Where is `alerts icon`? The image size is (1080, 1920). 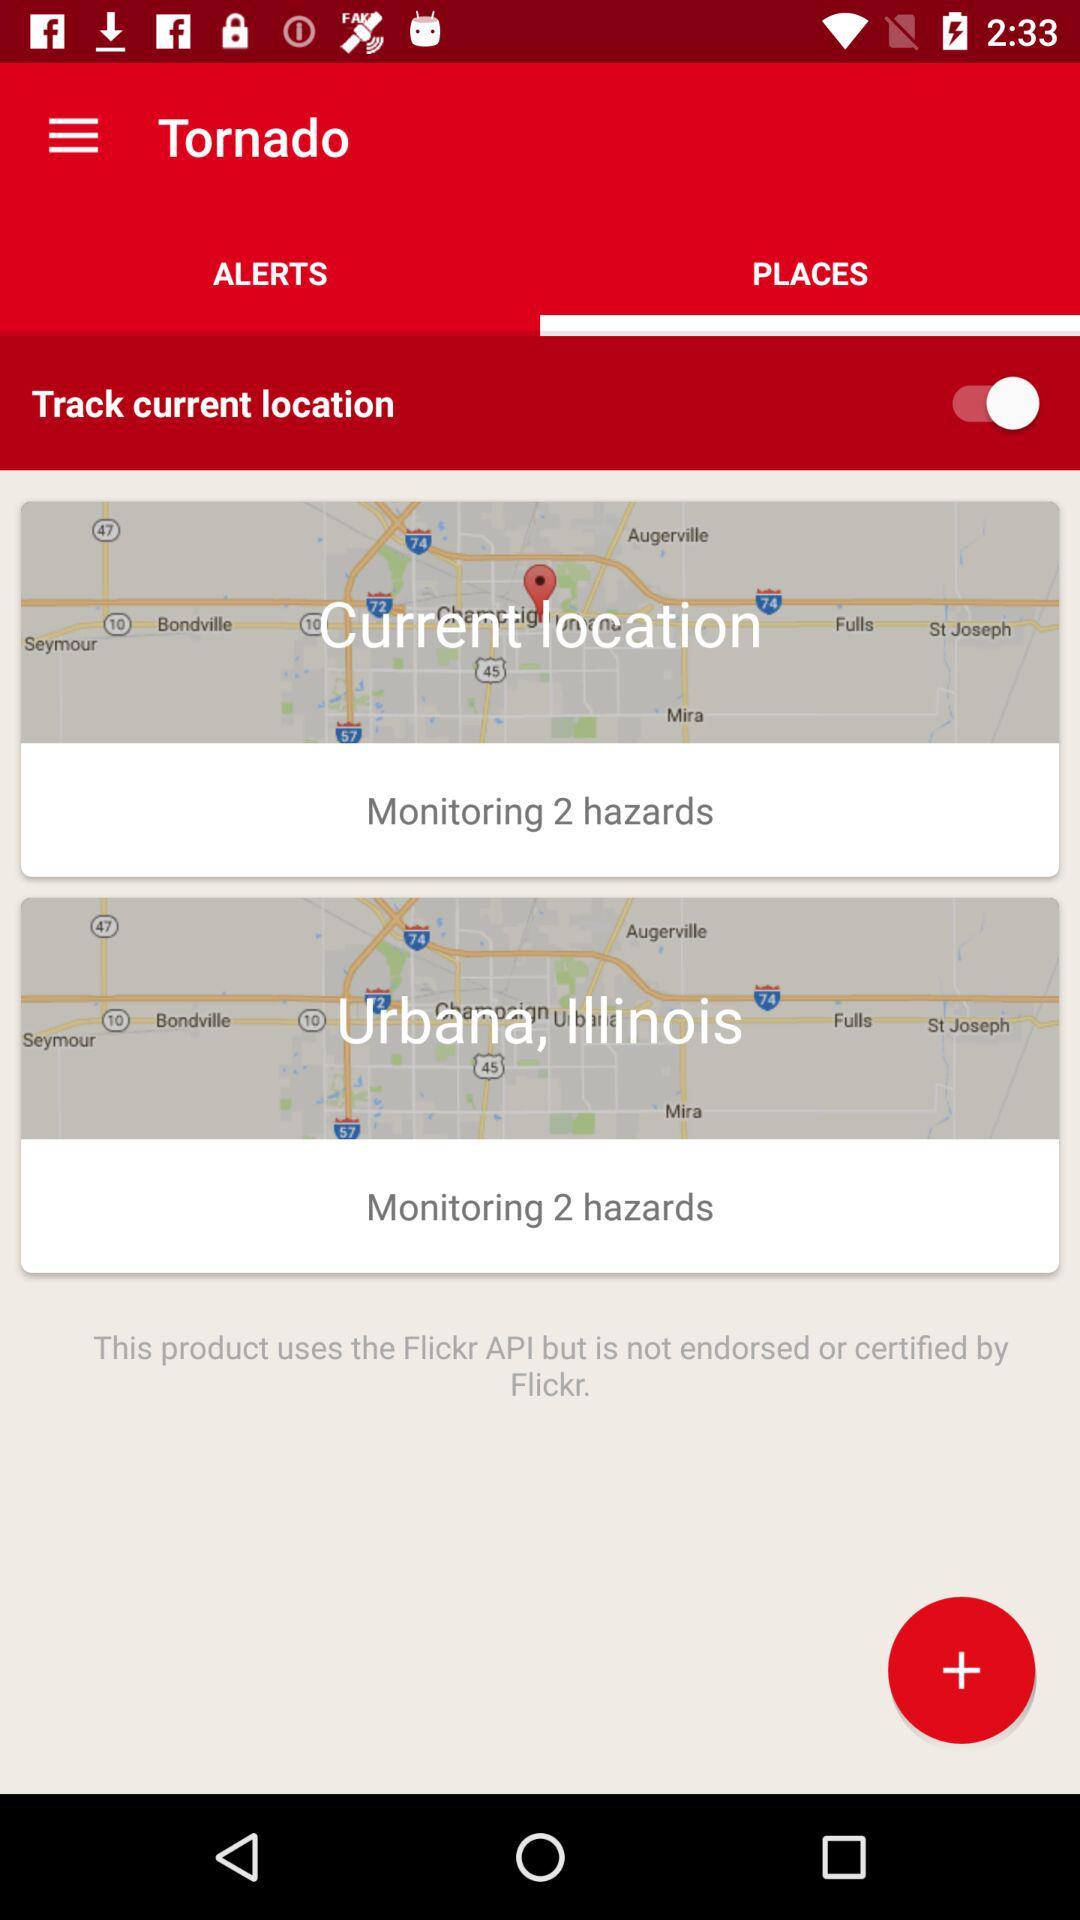
alerts icon is located at coordinates (270, 272).